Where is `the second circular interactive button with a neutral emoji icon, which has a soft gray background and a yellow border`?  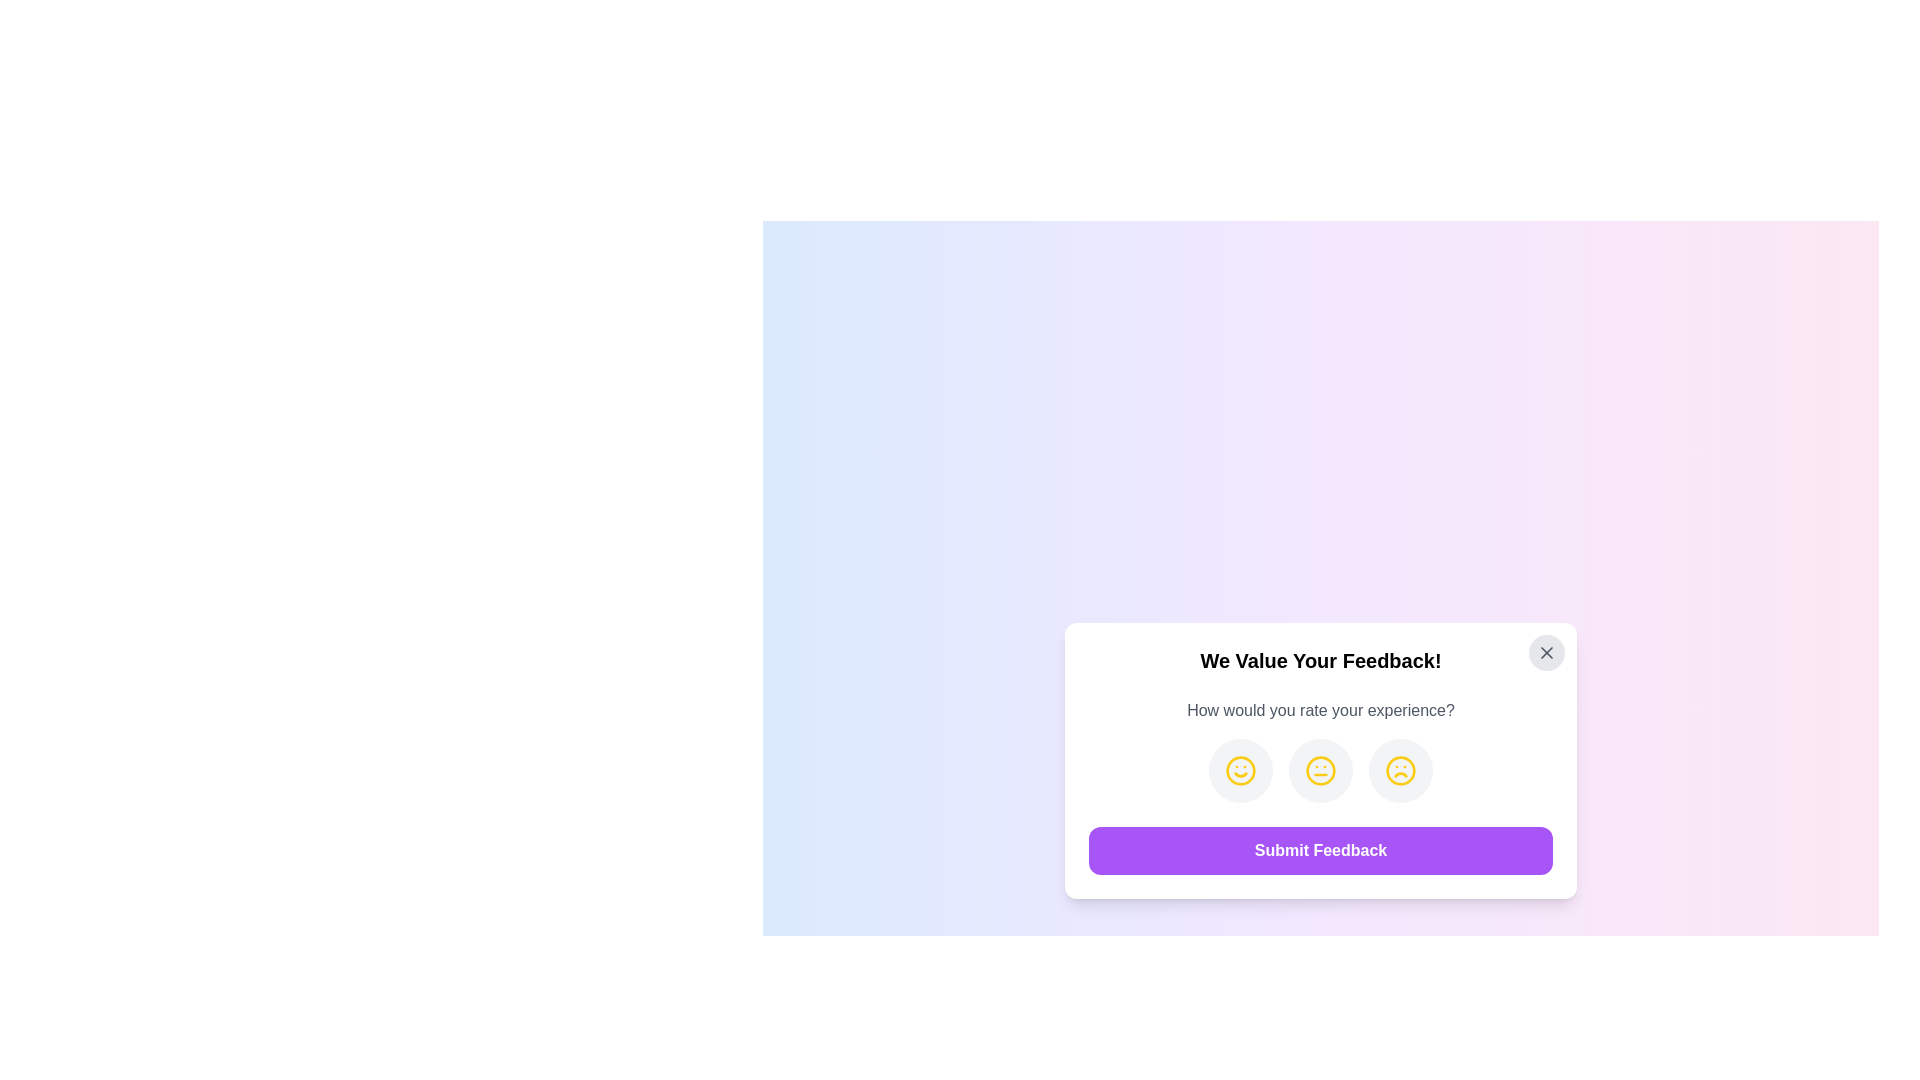
the second circular interactive button with a neutral emoji icon, which has a soft gray background and a yellow border is located at coordinates (1320, 770).